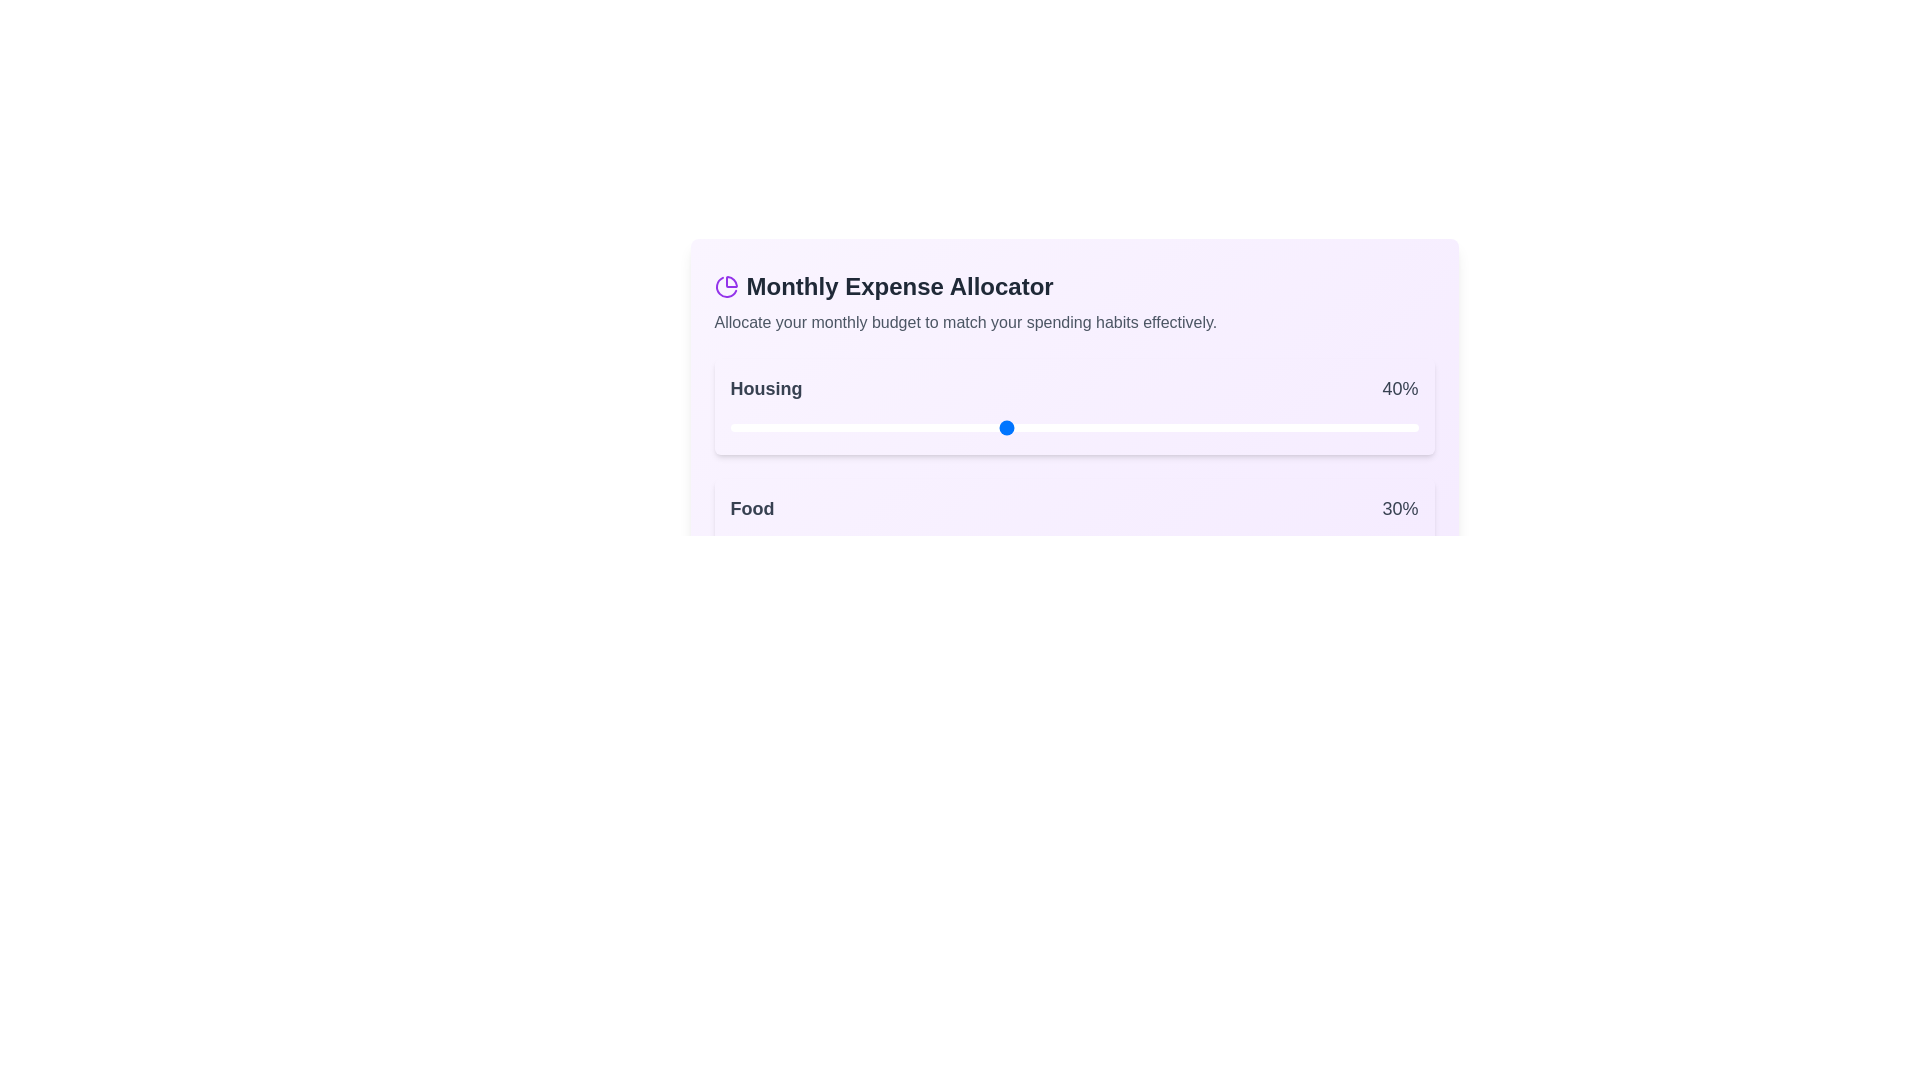 Image resolution: width=1920 pixels, height=1080 pixels. Describe the element at coordinates (806, 427) in the screenshot. I see `the budget for Housing` at that location.